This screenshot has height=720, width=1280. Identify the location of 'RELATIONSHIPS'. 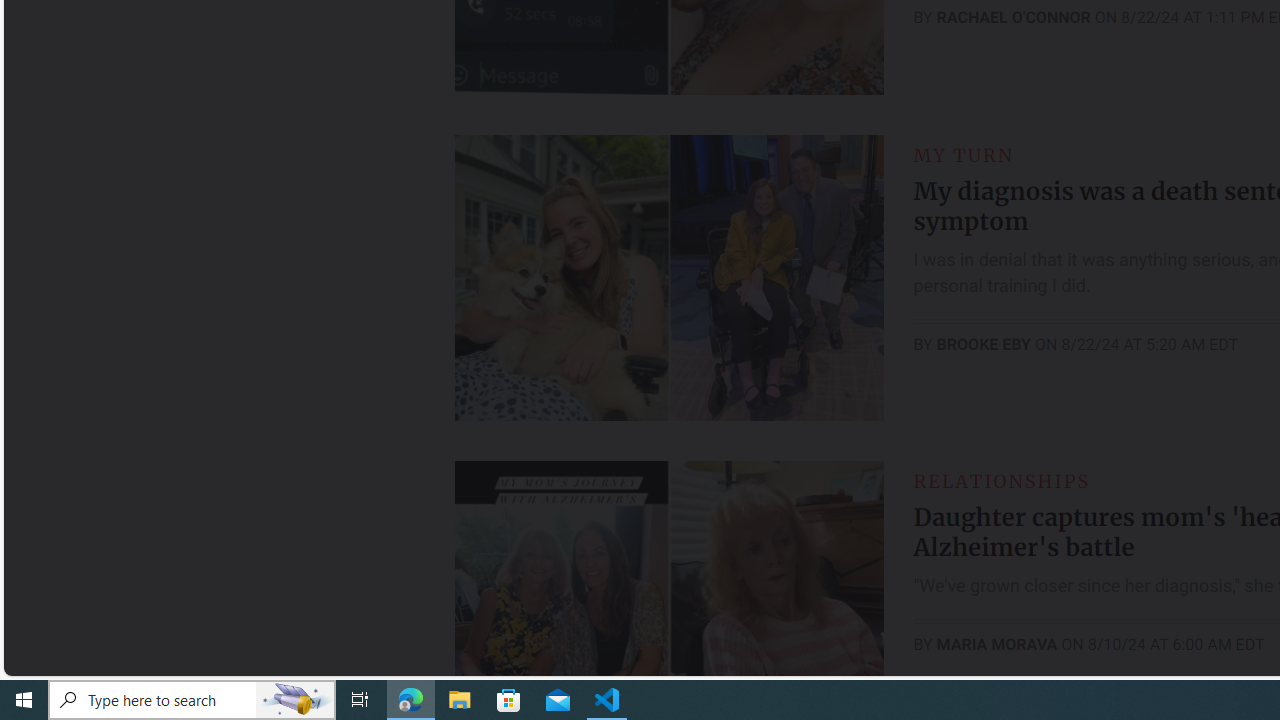
(1001, 480).